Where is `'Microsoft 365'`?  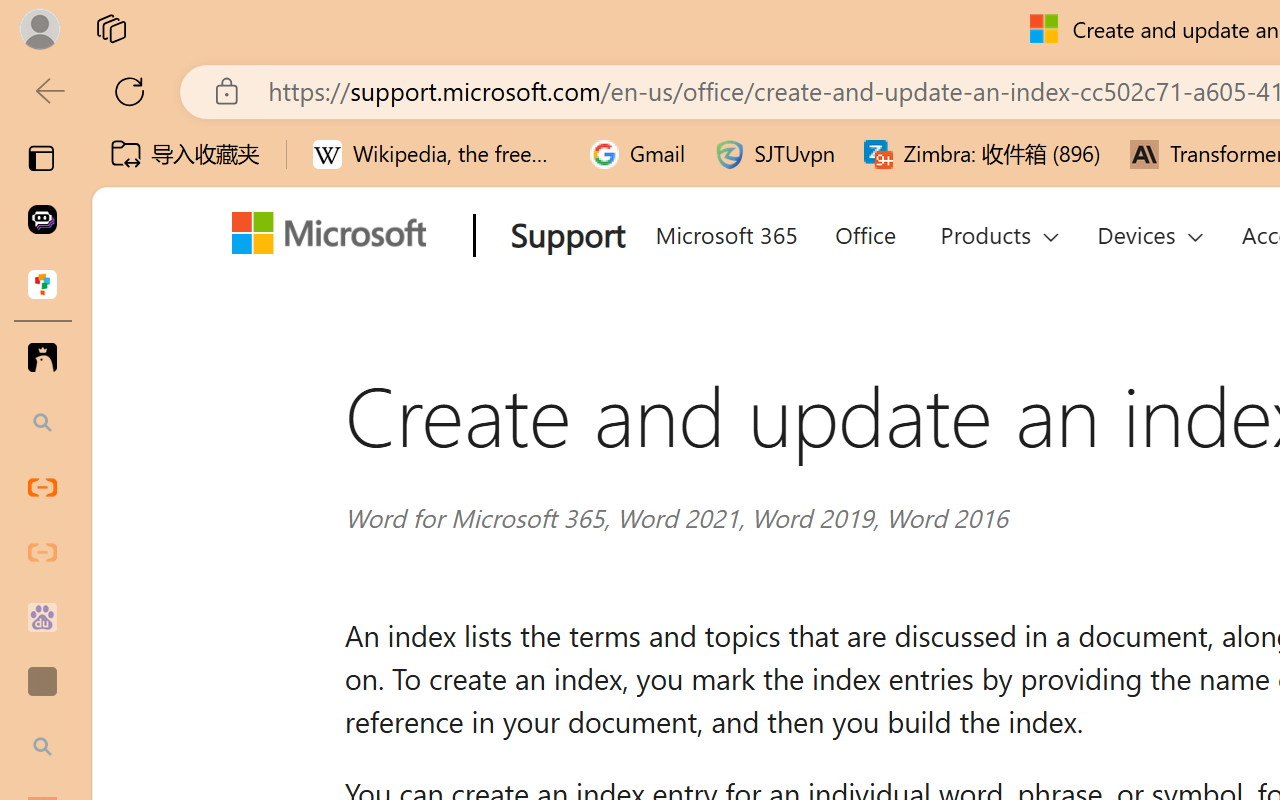
'Microsoft 365' is located at coordinates (724, 231).